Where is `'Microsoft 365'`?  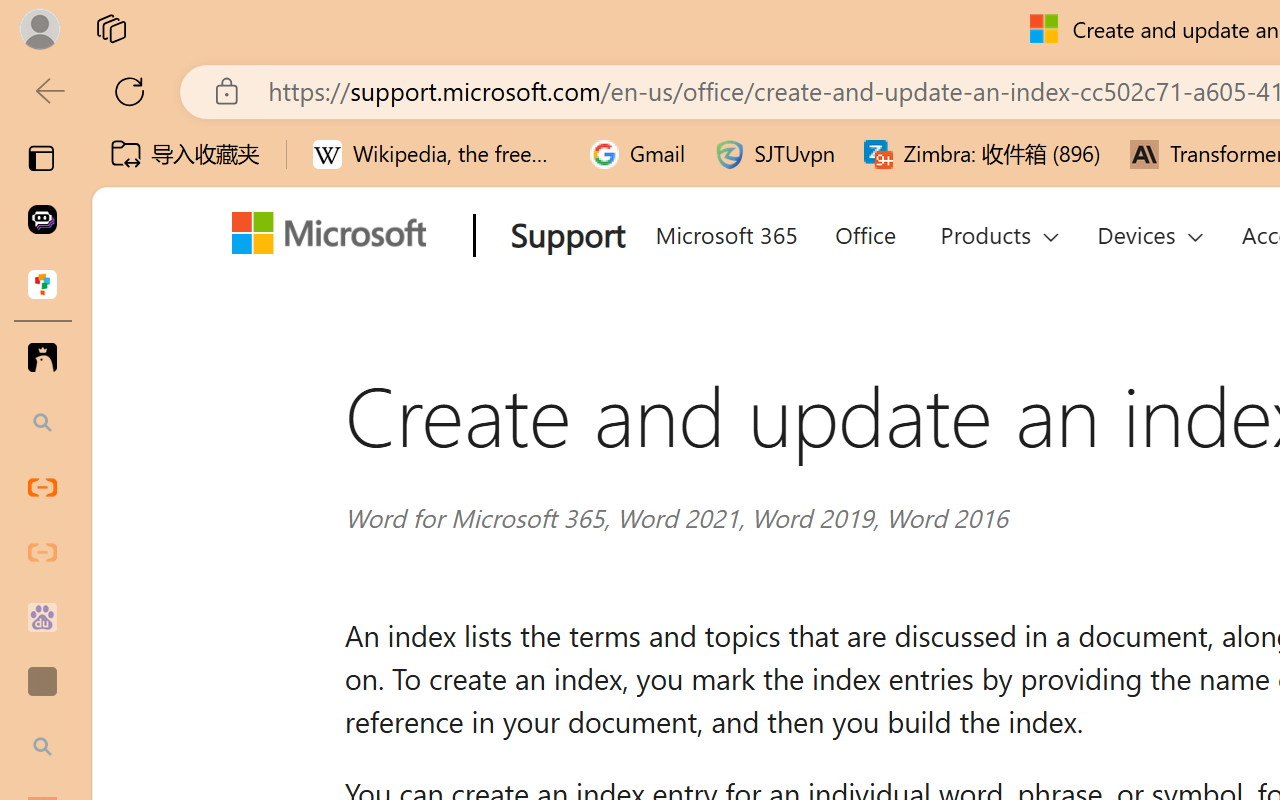
'Microsoft 365' is located at coordinates (724, 231).